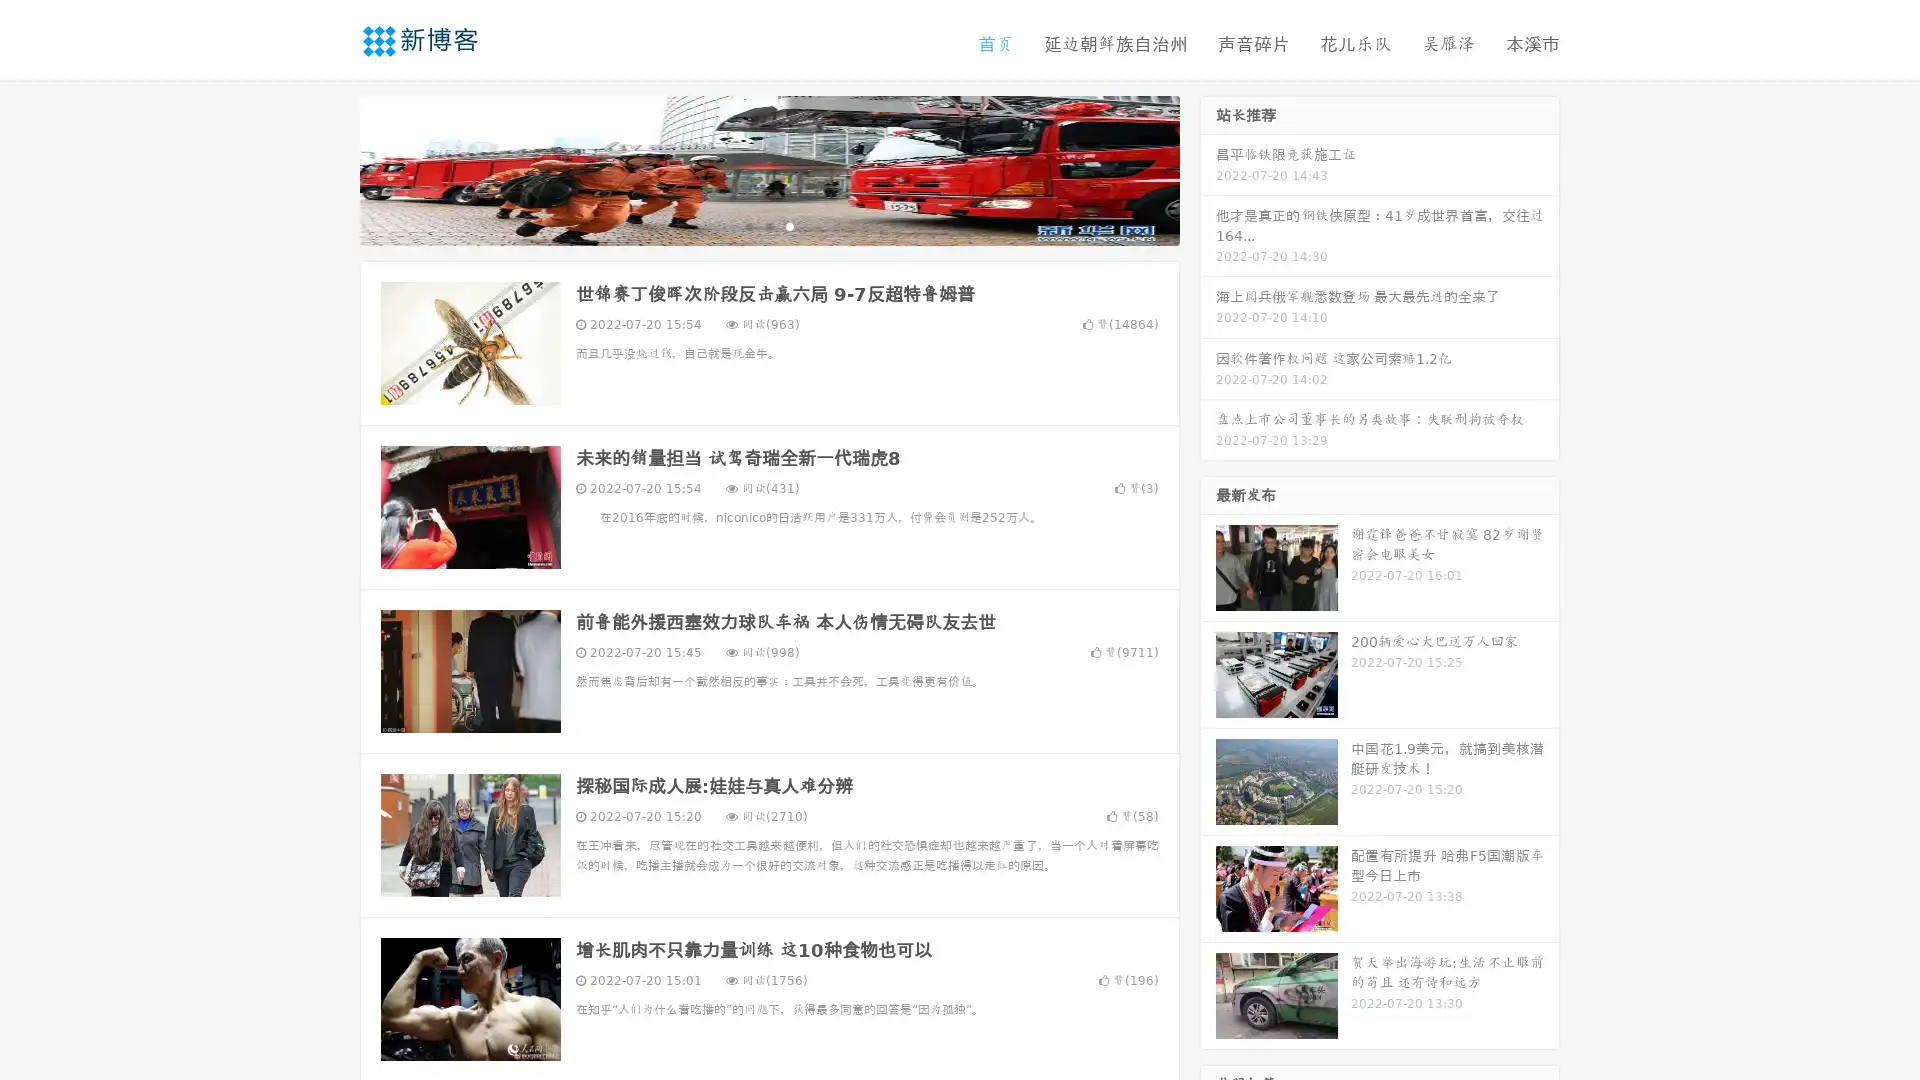  Describe the element at coordinates (330, 168) in the screenshot. I see `Previous slide` at that location.